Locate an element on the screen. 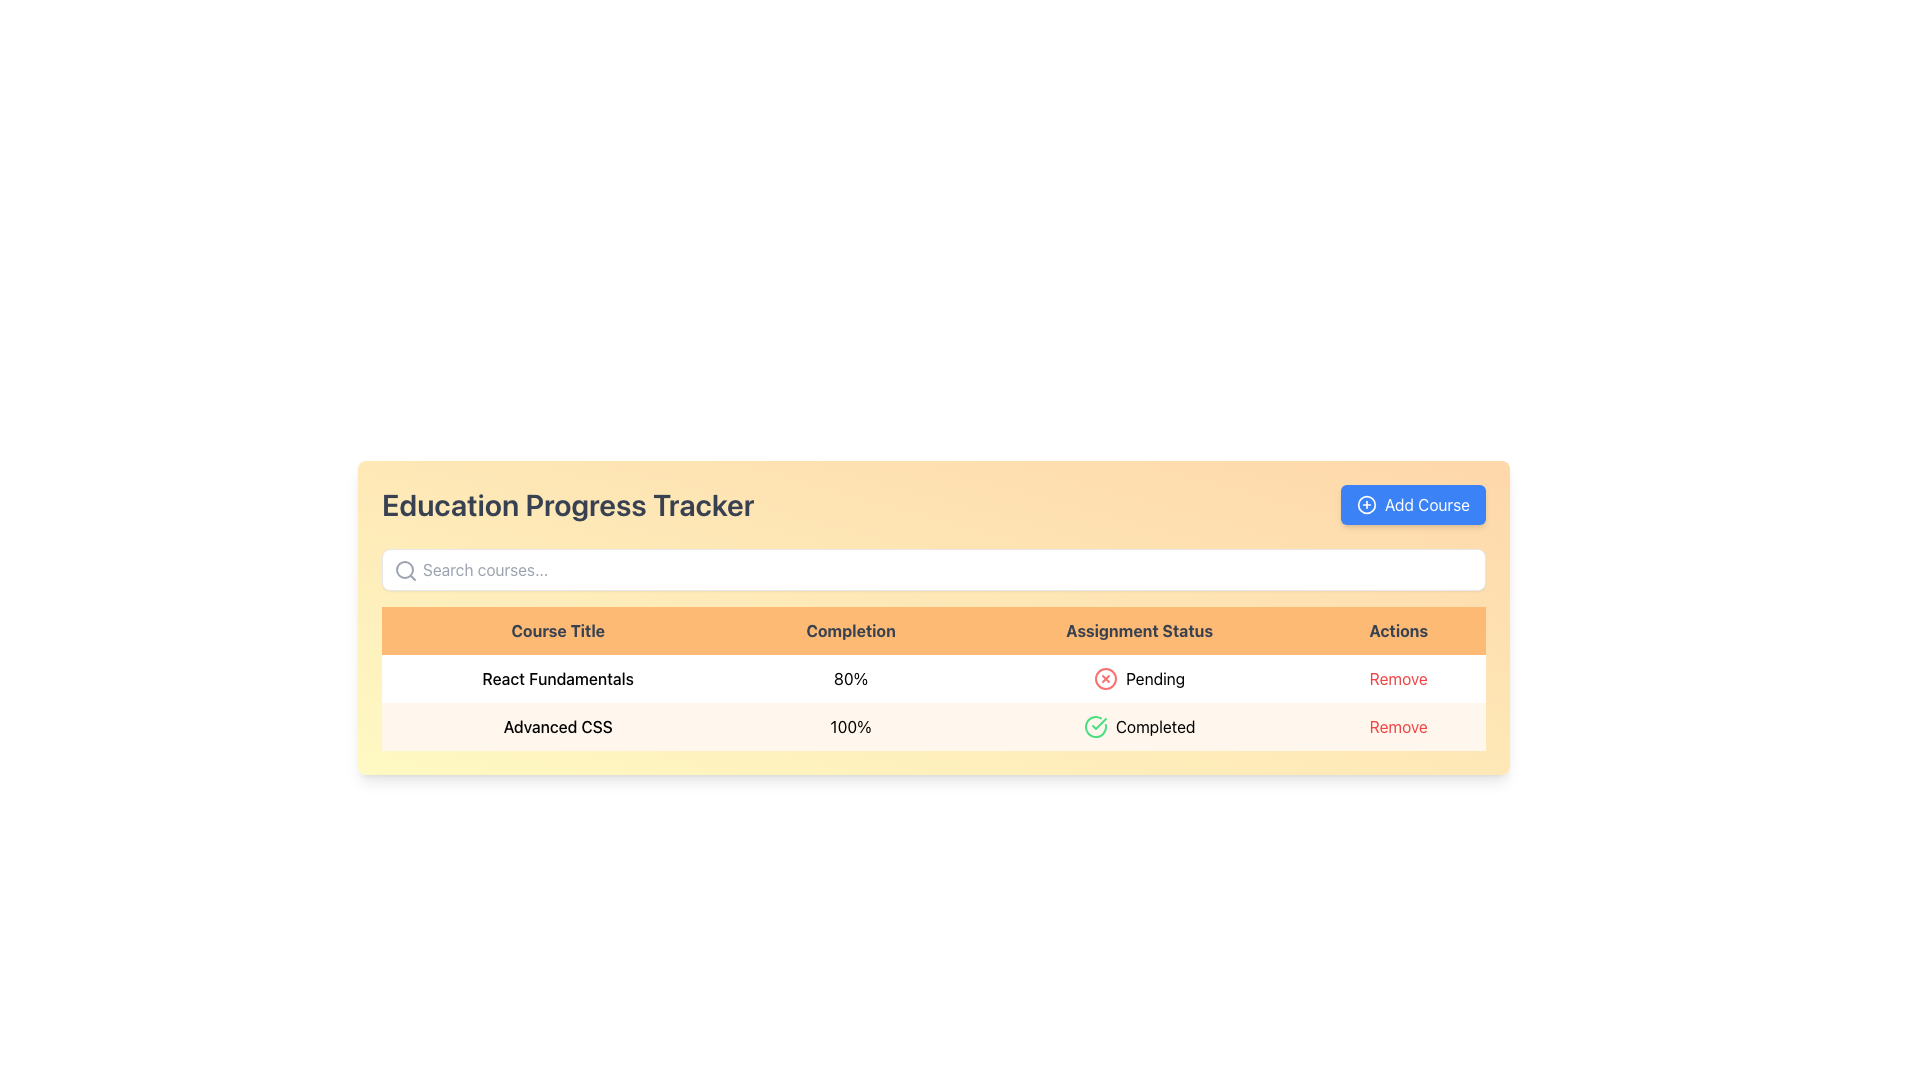  the interactive text link labeled 'Remove' located in the 'Actions' column of the first row under 'Education Progress Tracker' is located at coordinates (1397, 677).